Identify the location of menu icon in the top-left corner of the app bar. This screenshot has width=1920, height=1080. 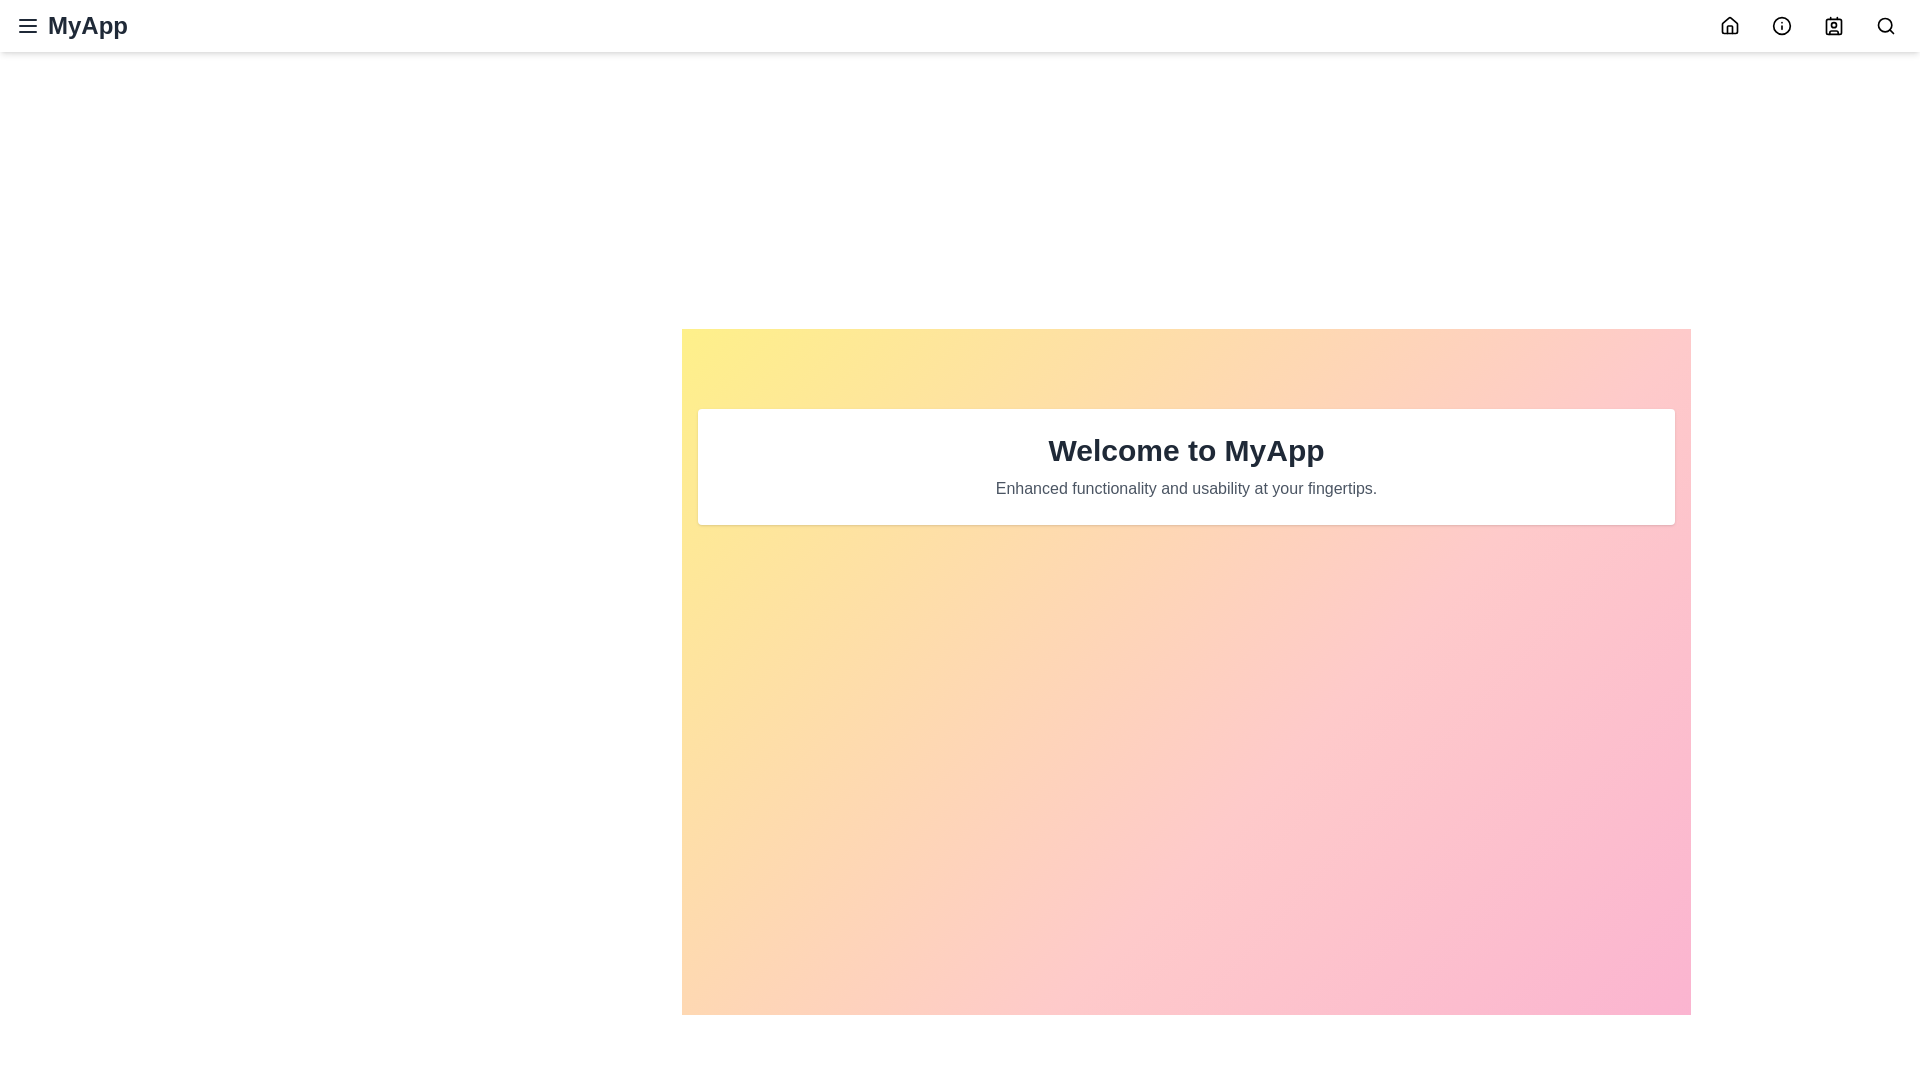
(28, 26).